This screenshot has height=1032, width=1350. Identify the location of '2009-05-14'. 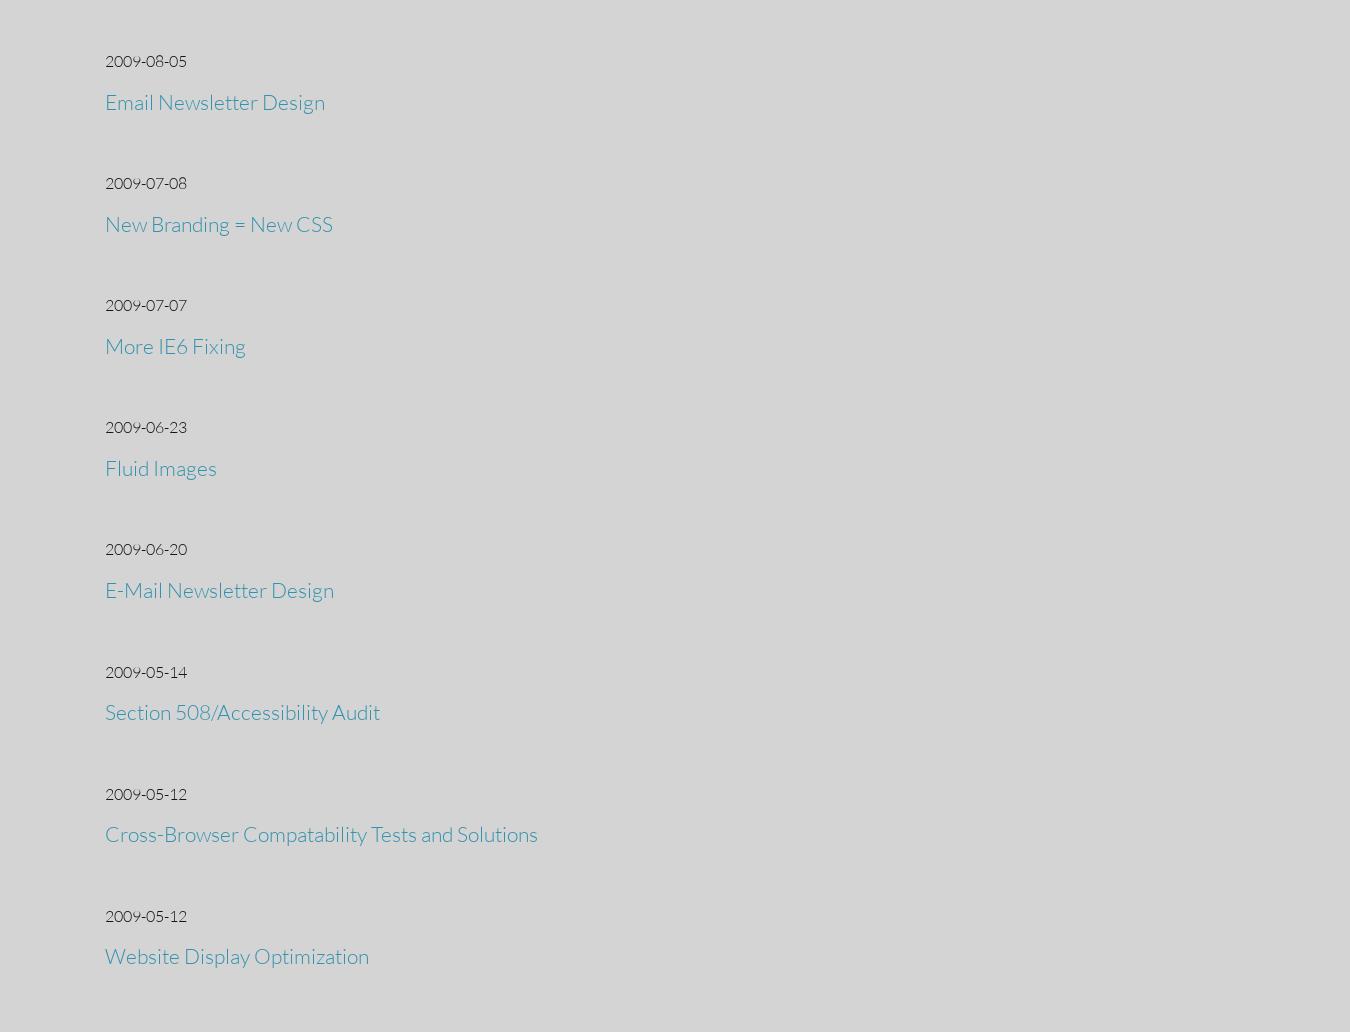
(104, 670).